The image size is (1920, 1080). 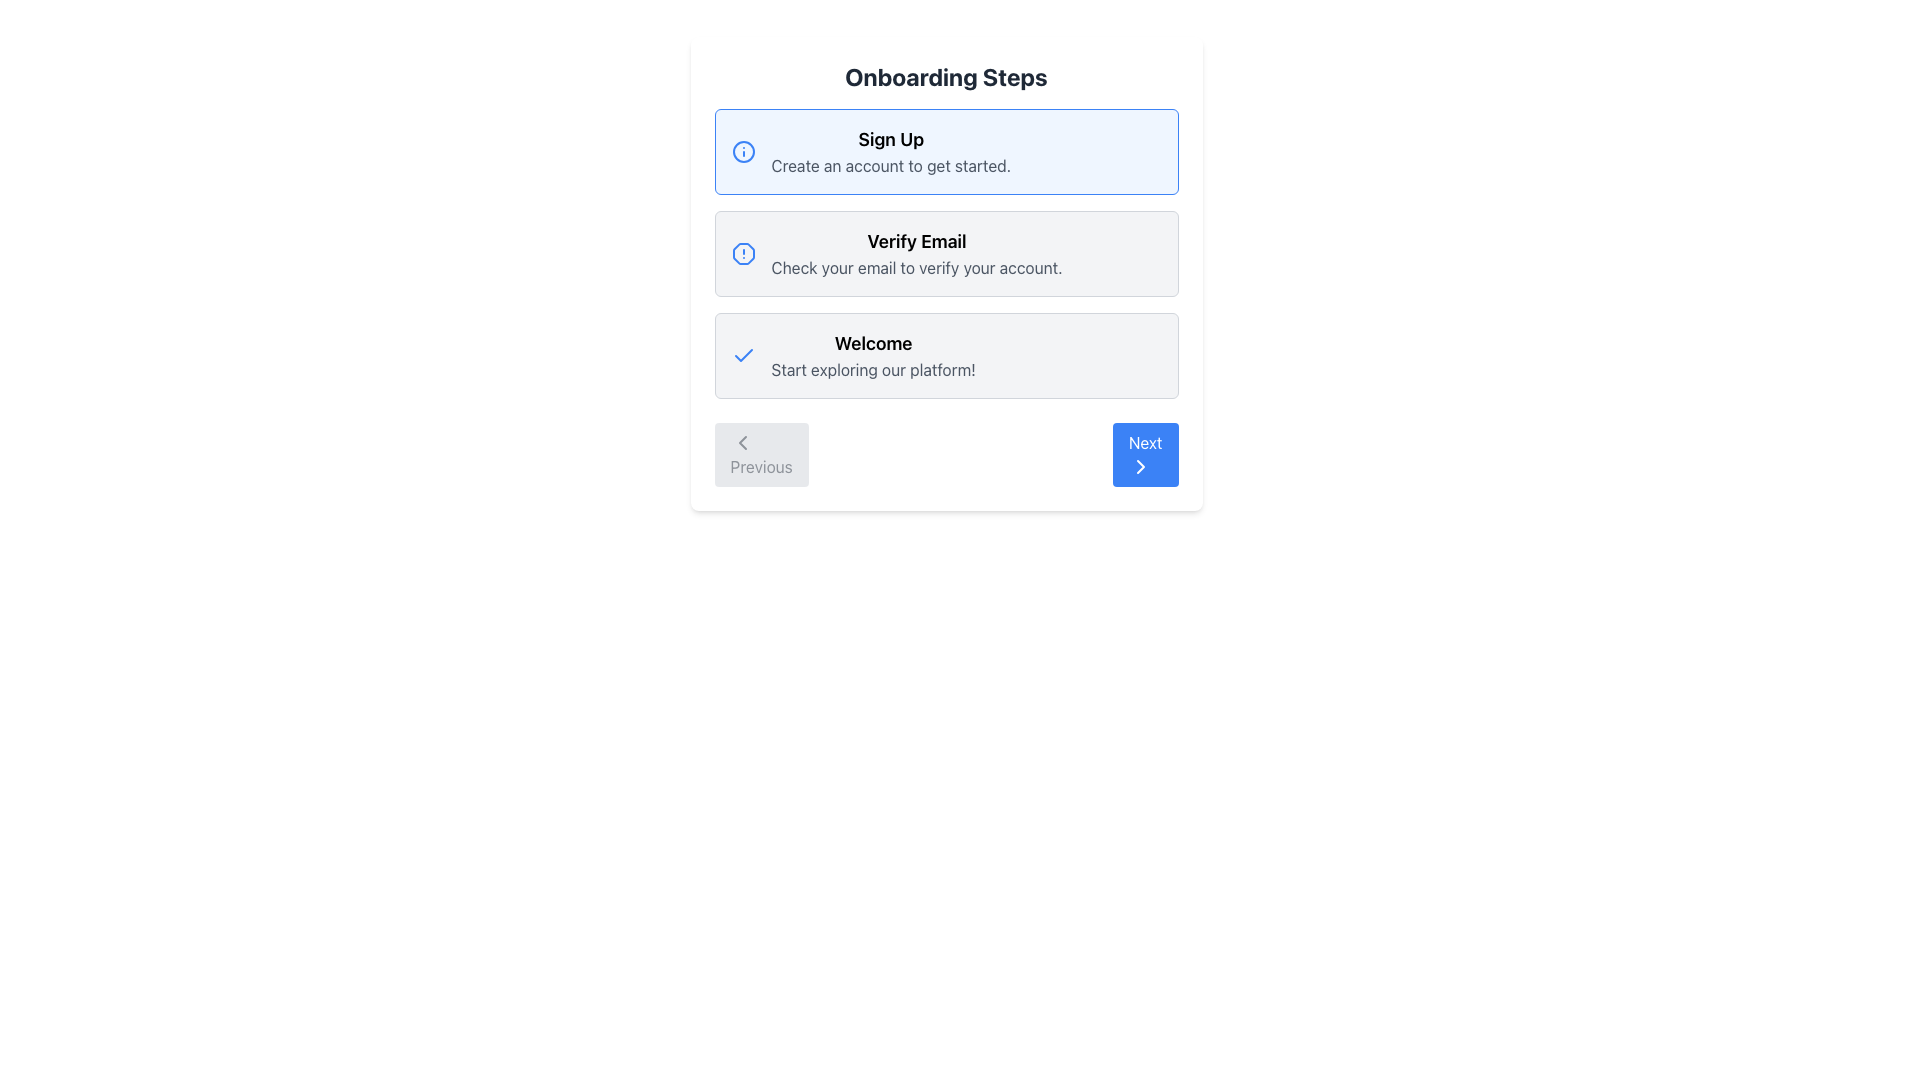 What do you see at coordinates (890, 150) in the screenshot?
I see `the 'Sign Up' text description block, which is the first entry in the onboarding steps list, styled with bold and larger font, and containing a smaller gray text below it` at bounding box center [890, 150].